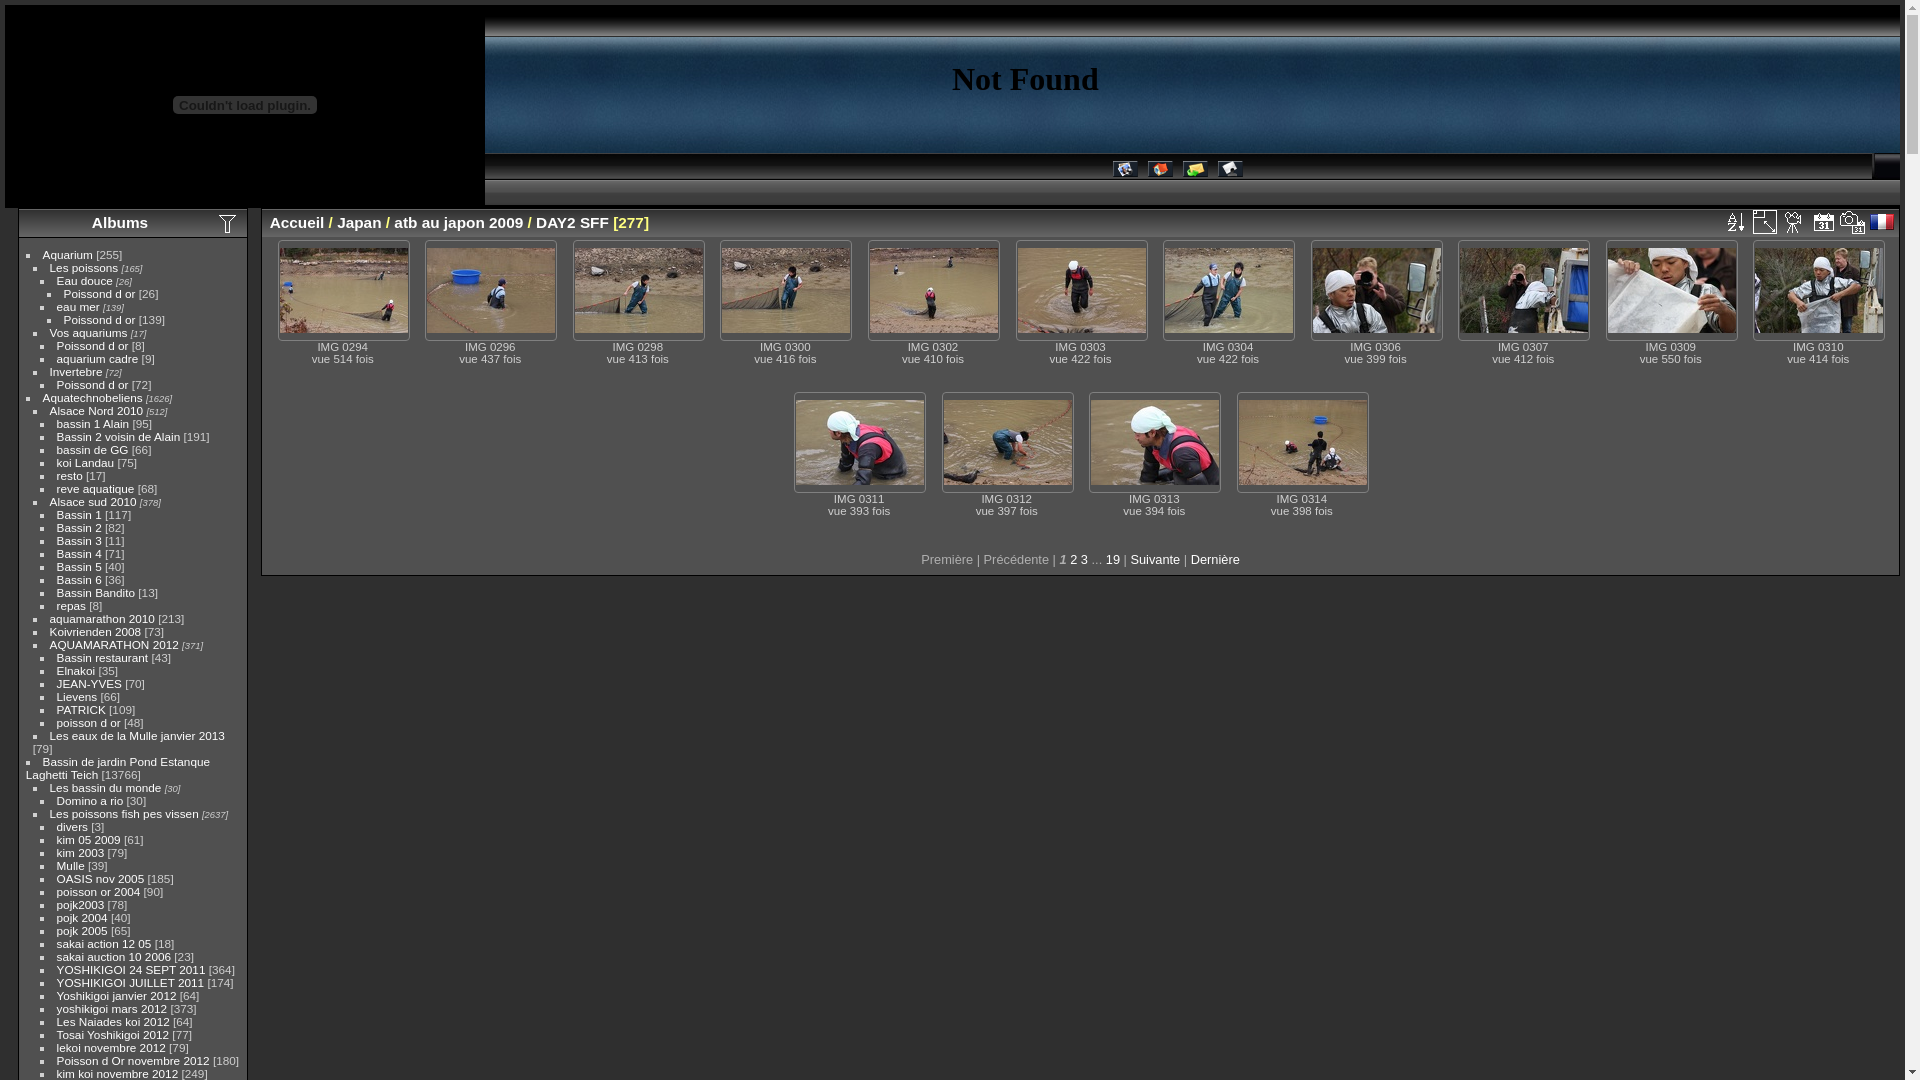 Image resolution: width=1920 pixels, height=1080 pixels. Describe the element at coordinates (344, 290) in the screenshot. I see `'IMG 0294 (514 visites)'` at that location.